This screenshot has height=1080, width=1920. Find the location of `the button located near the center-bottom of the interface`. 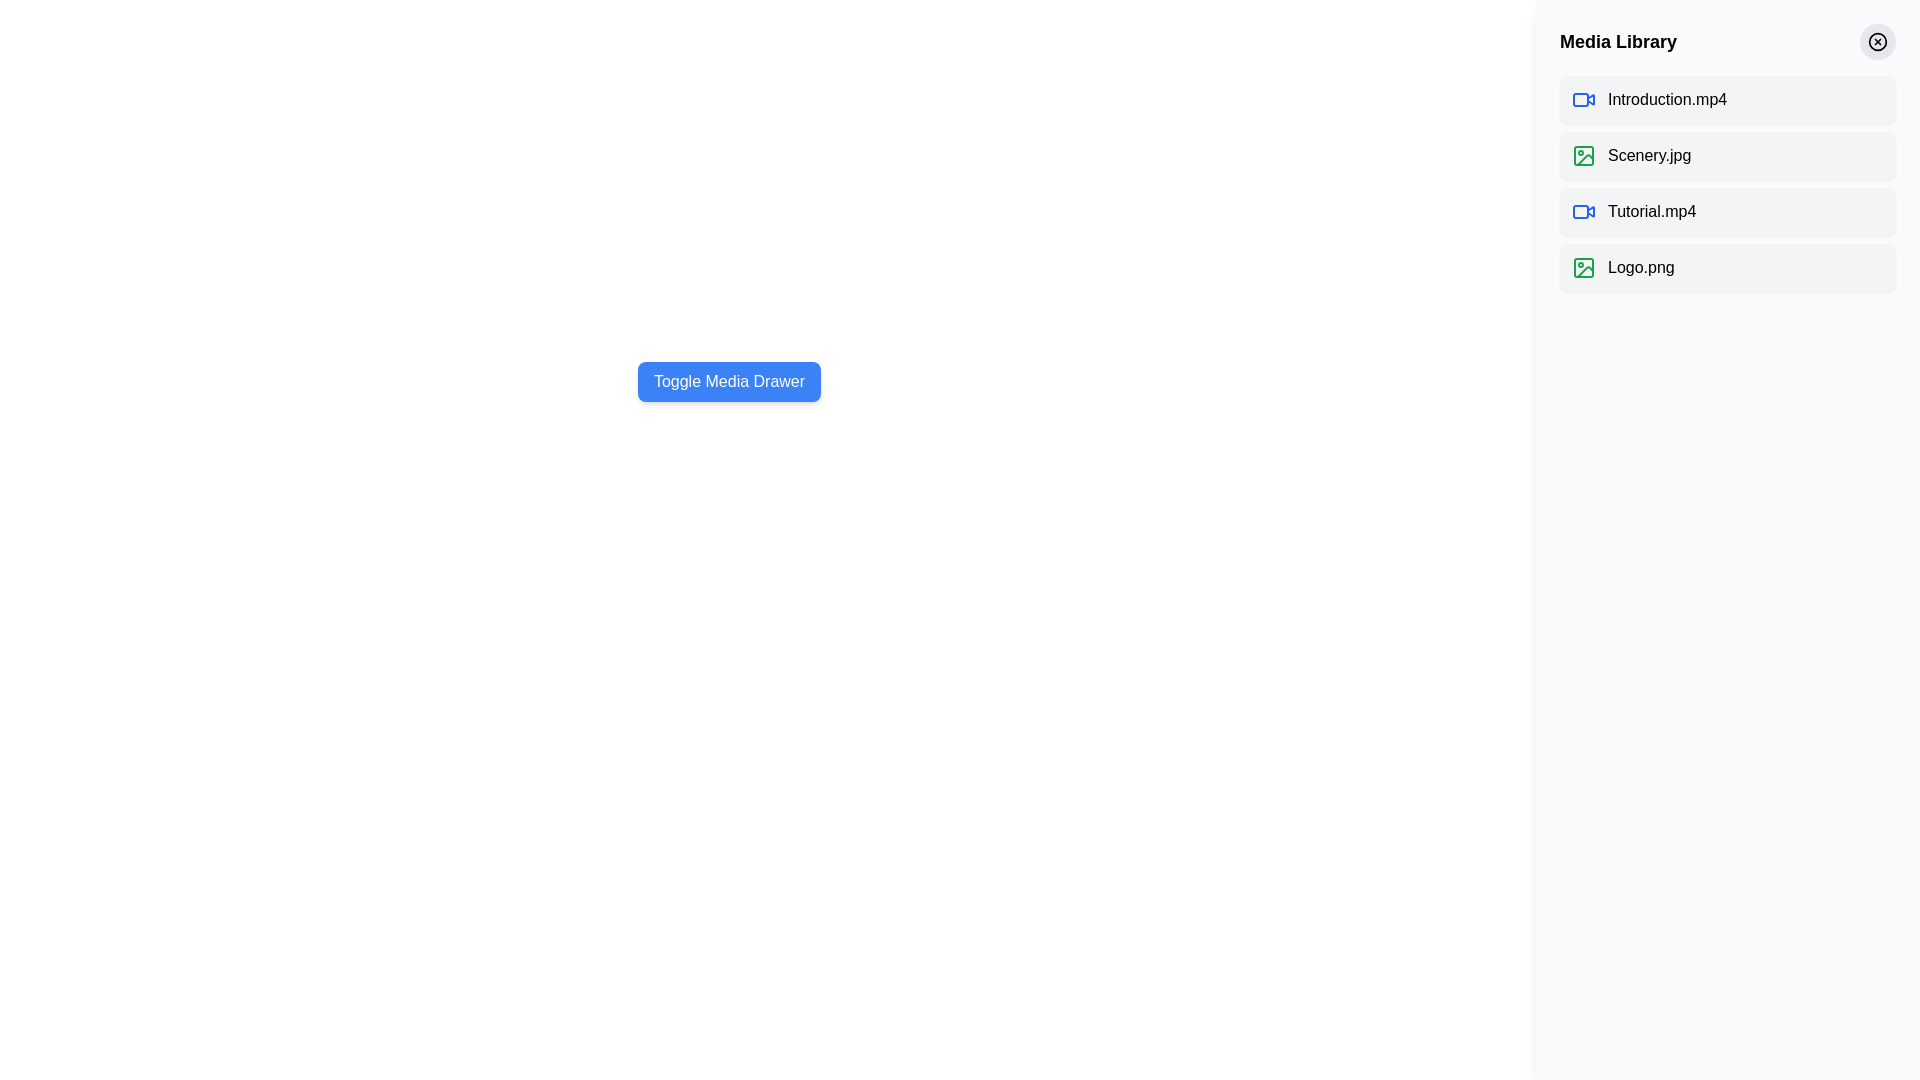

the button located near the center-bottom of the interface is located at coordinates (728, 381).